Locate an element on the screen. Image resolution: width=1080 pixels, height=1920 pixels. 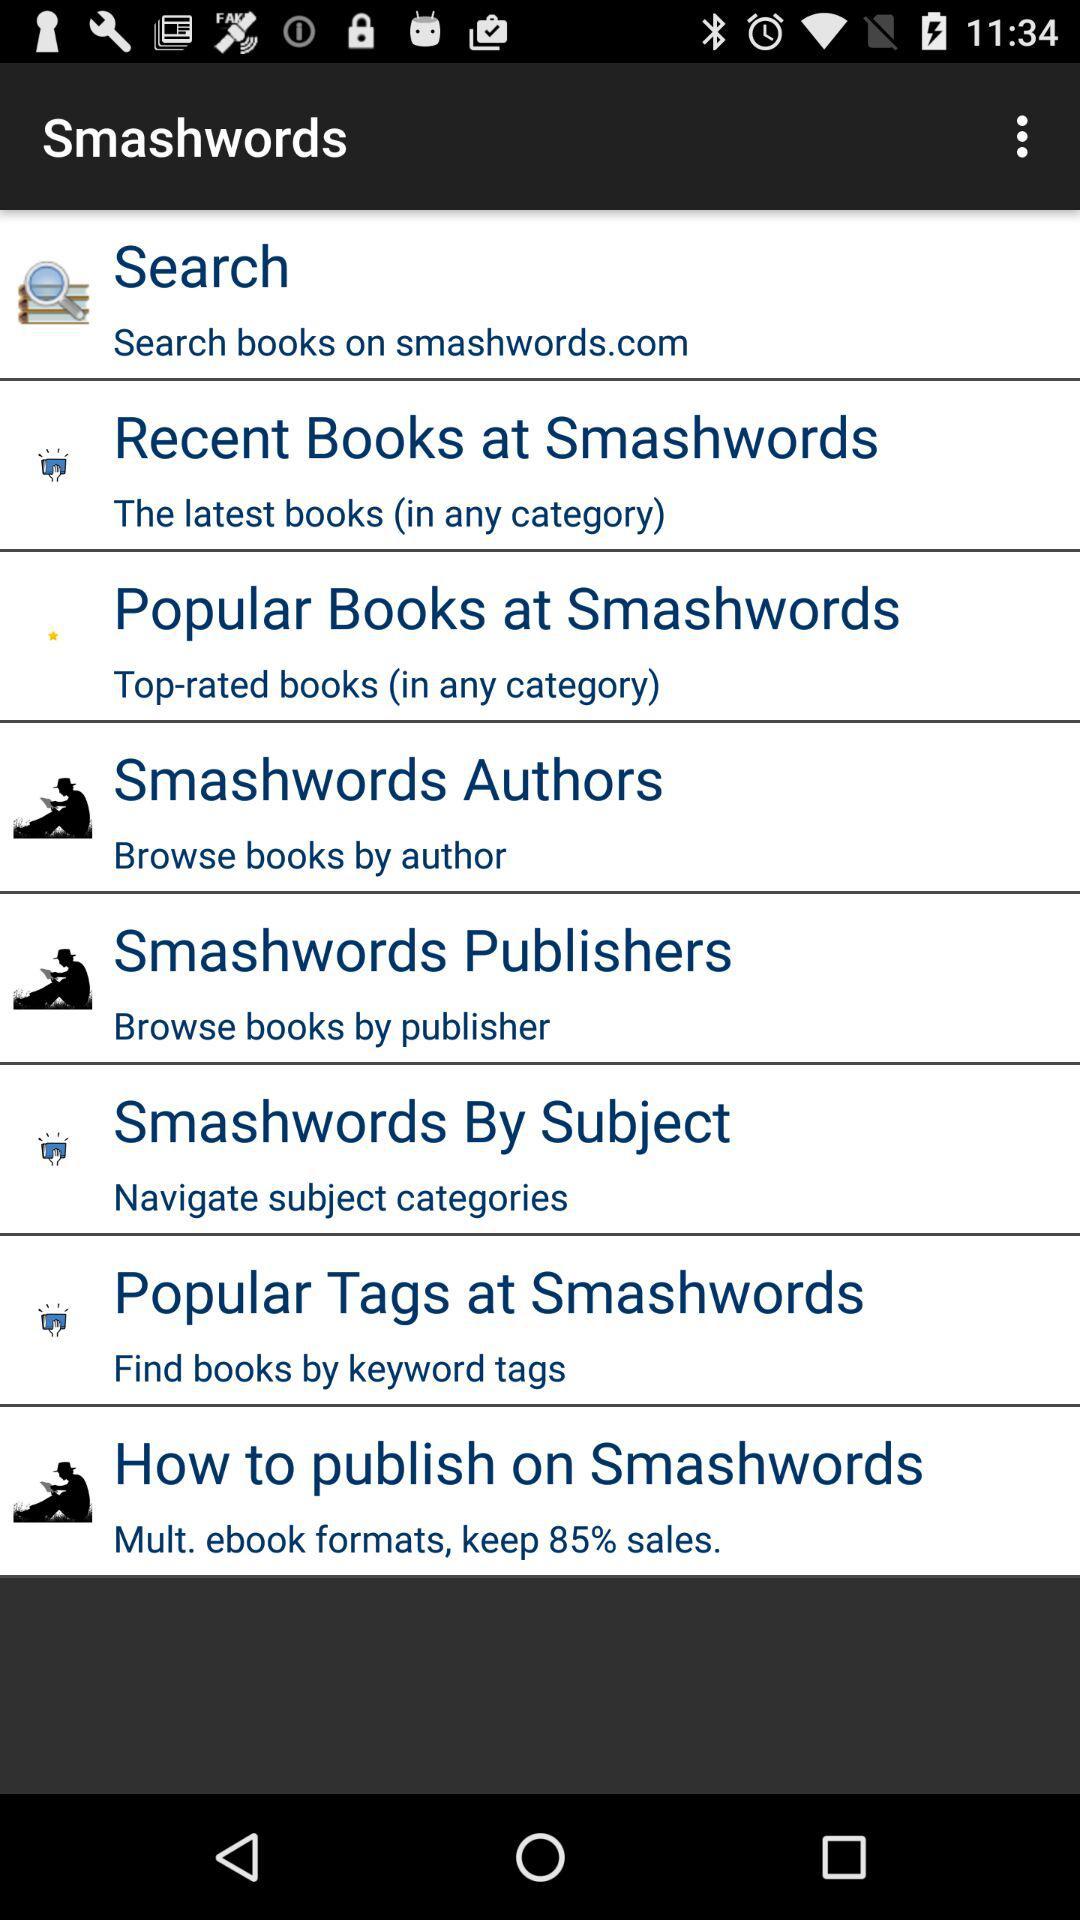
the item below smashwords by subject is located at coordinates (339, 1196).